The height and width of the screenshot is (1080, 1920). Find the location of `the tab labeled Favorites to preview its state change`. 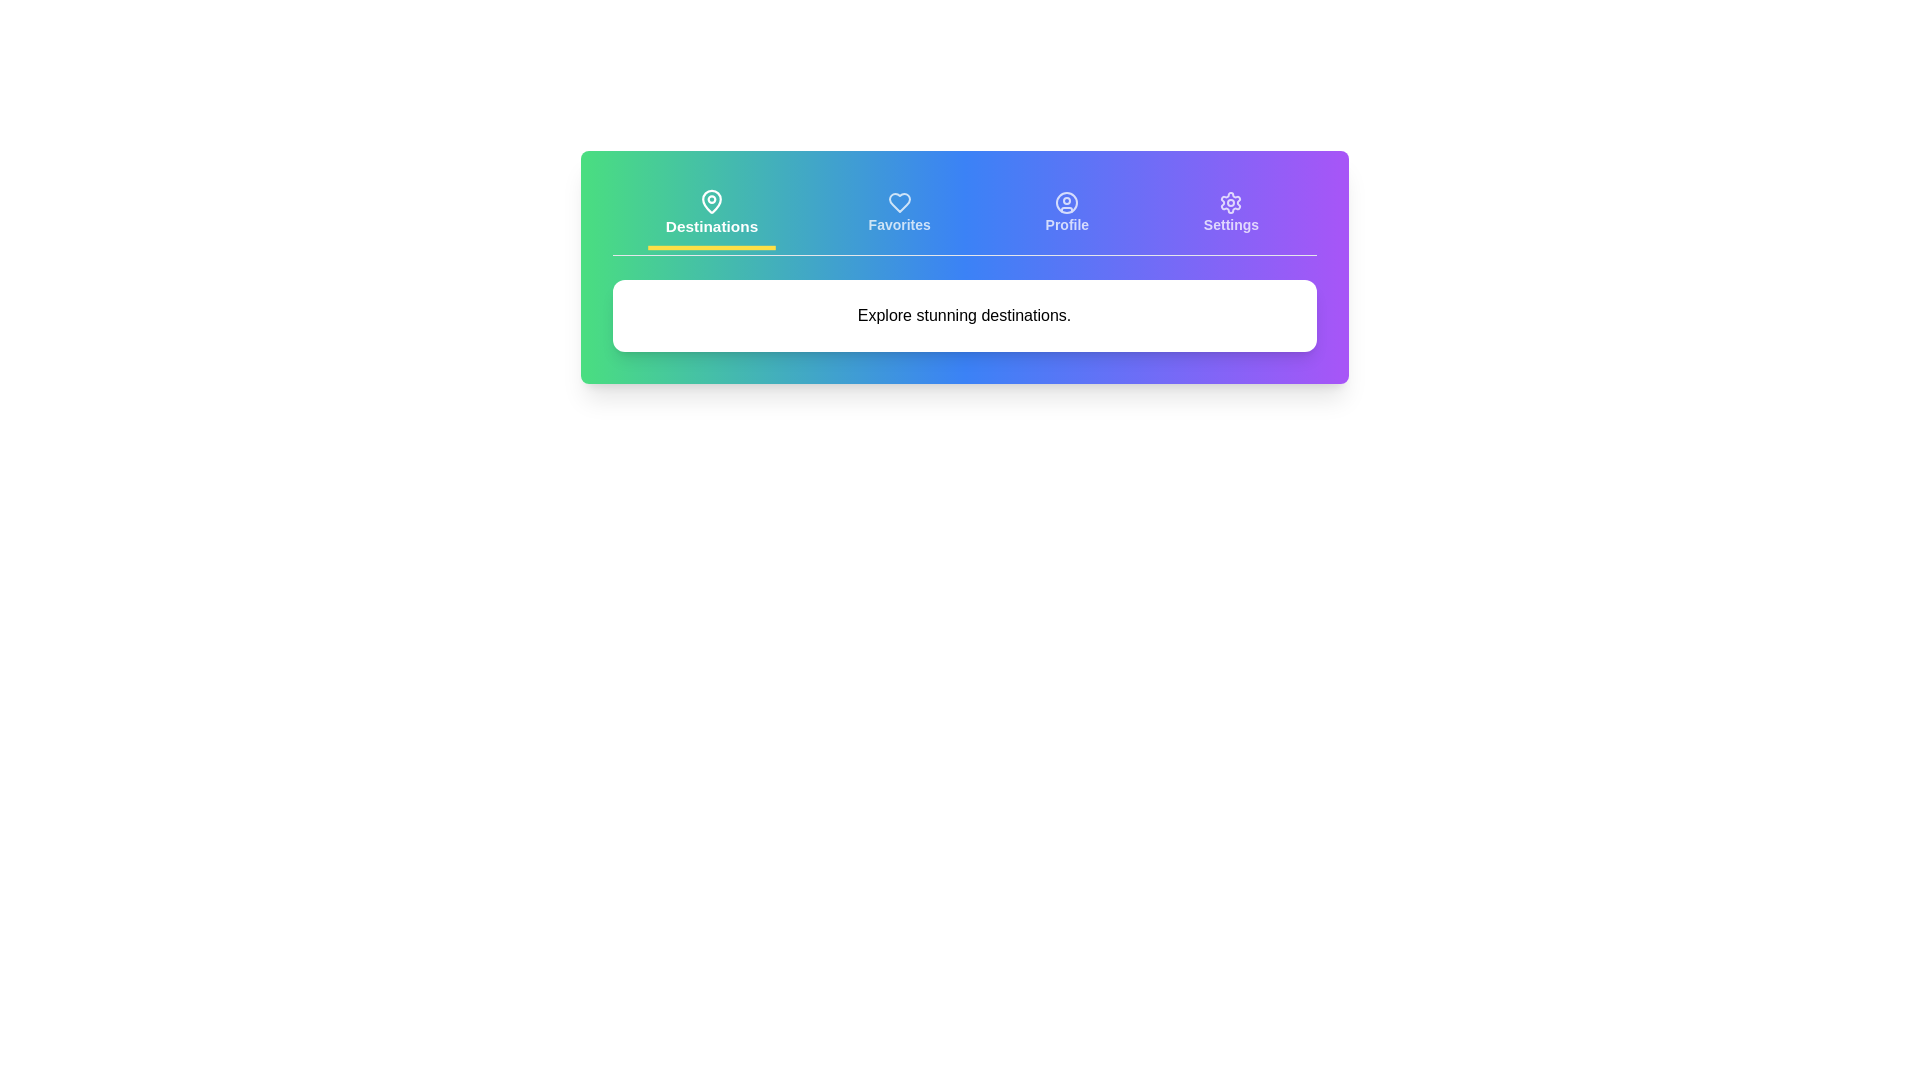

the tab labeled Favorites to preview its state change is located at coordinates (898, 215).